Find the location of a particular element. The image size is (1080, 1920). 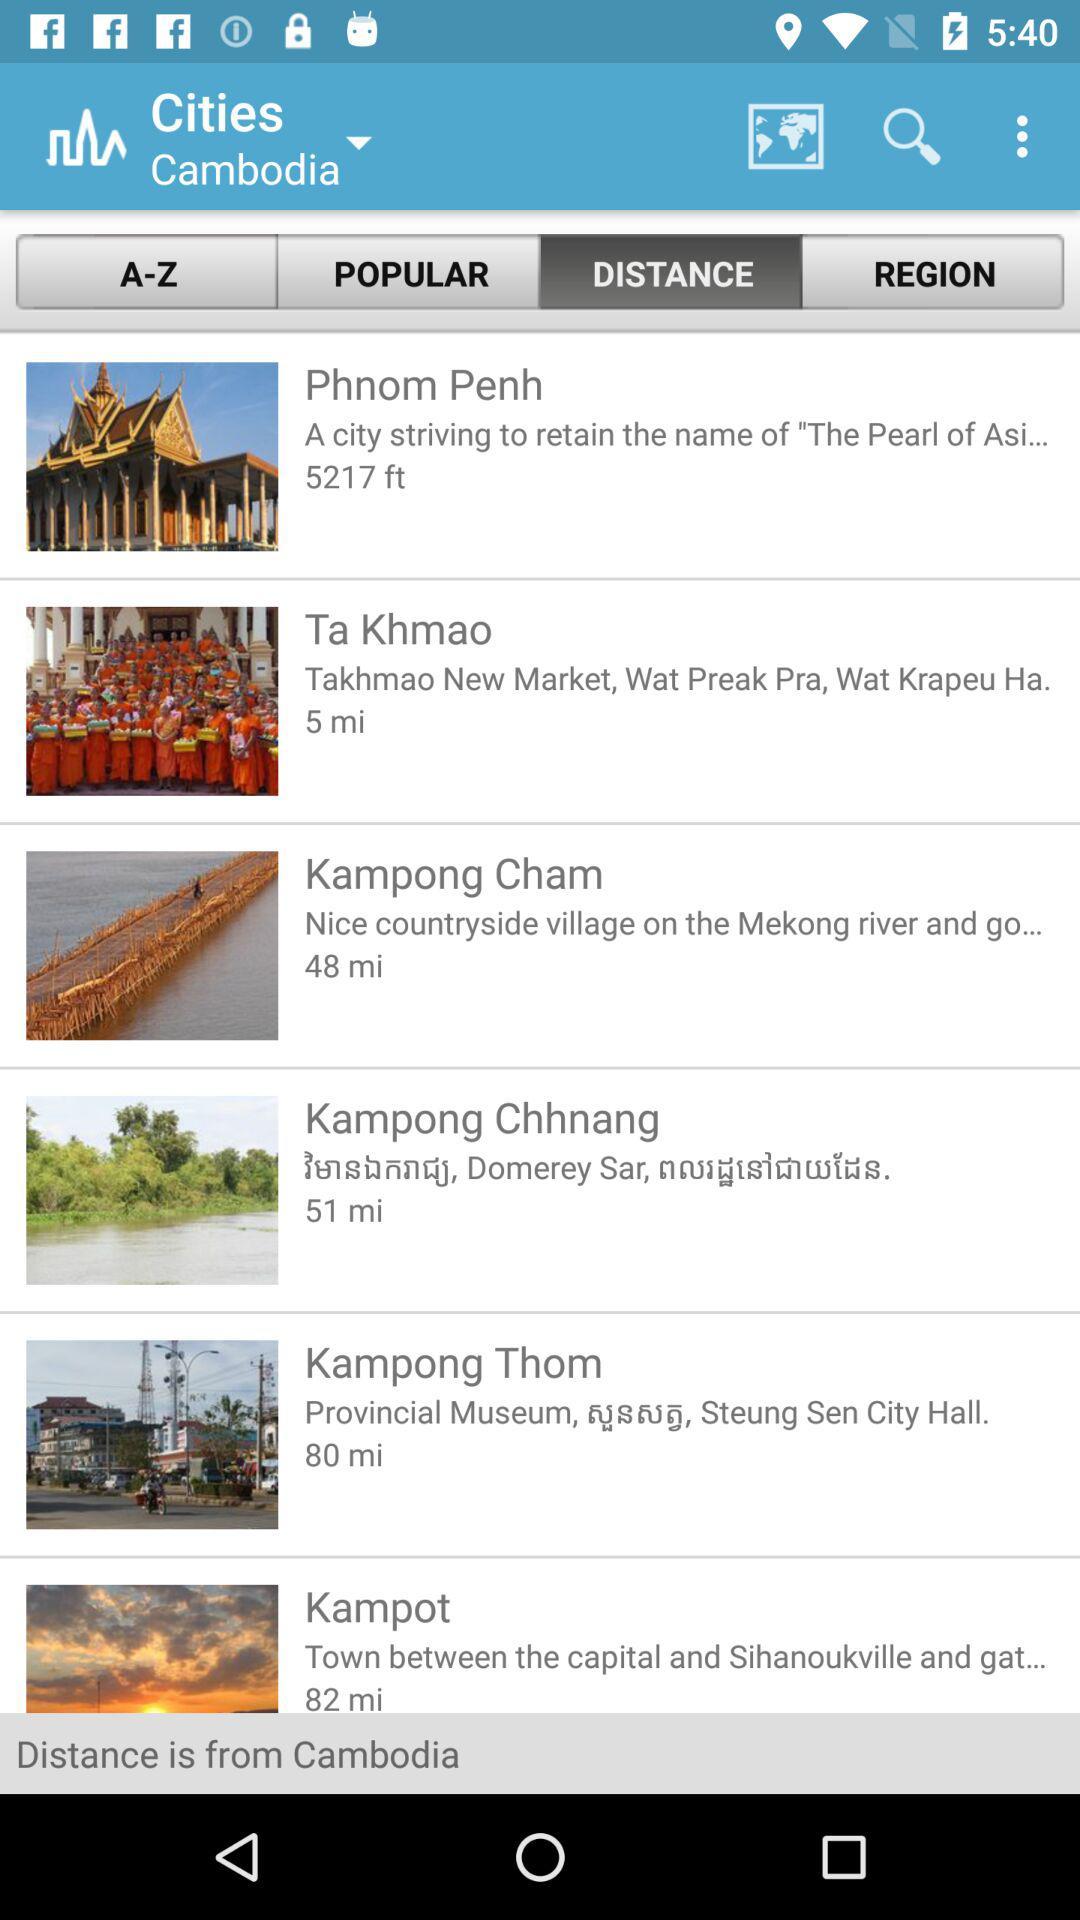

the 82 mi is located at coordinates (678, 1693).